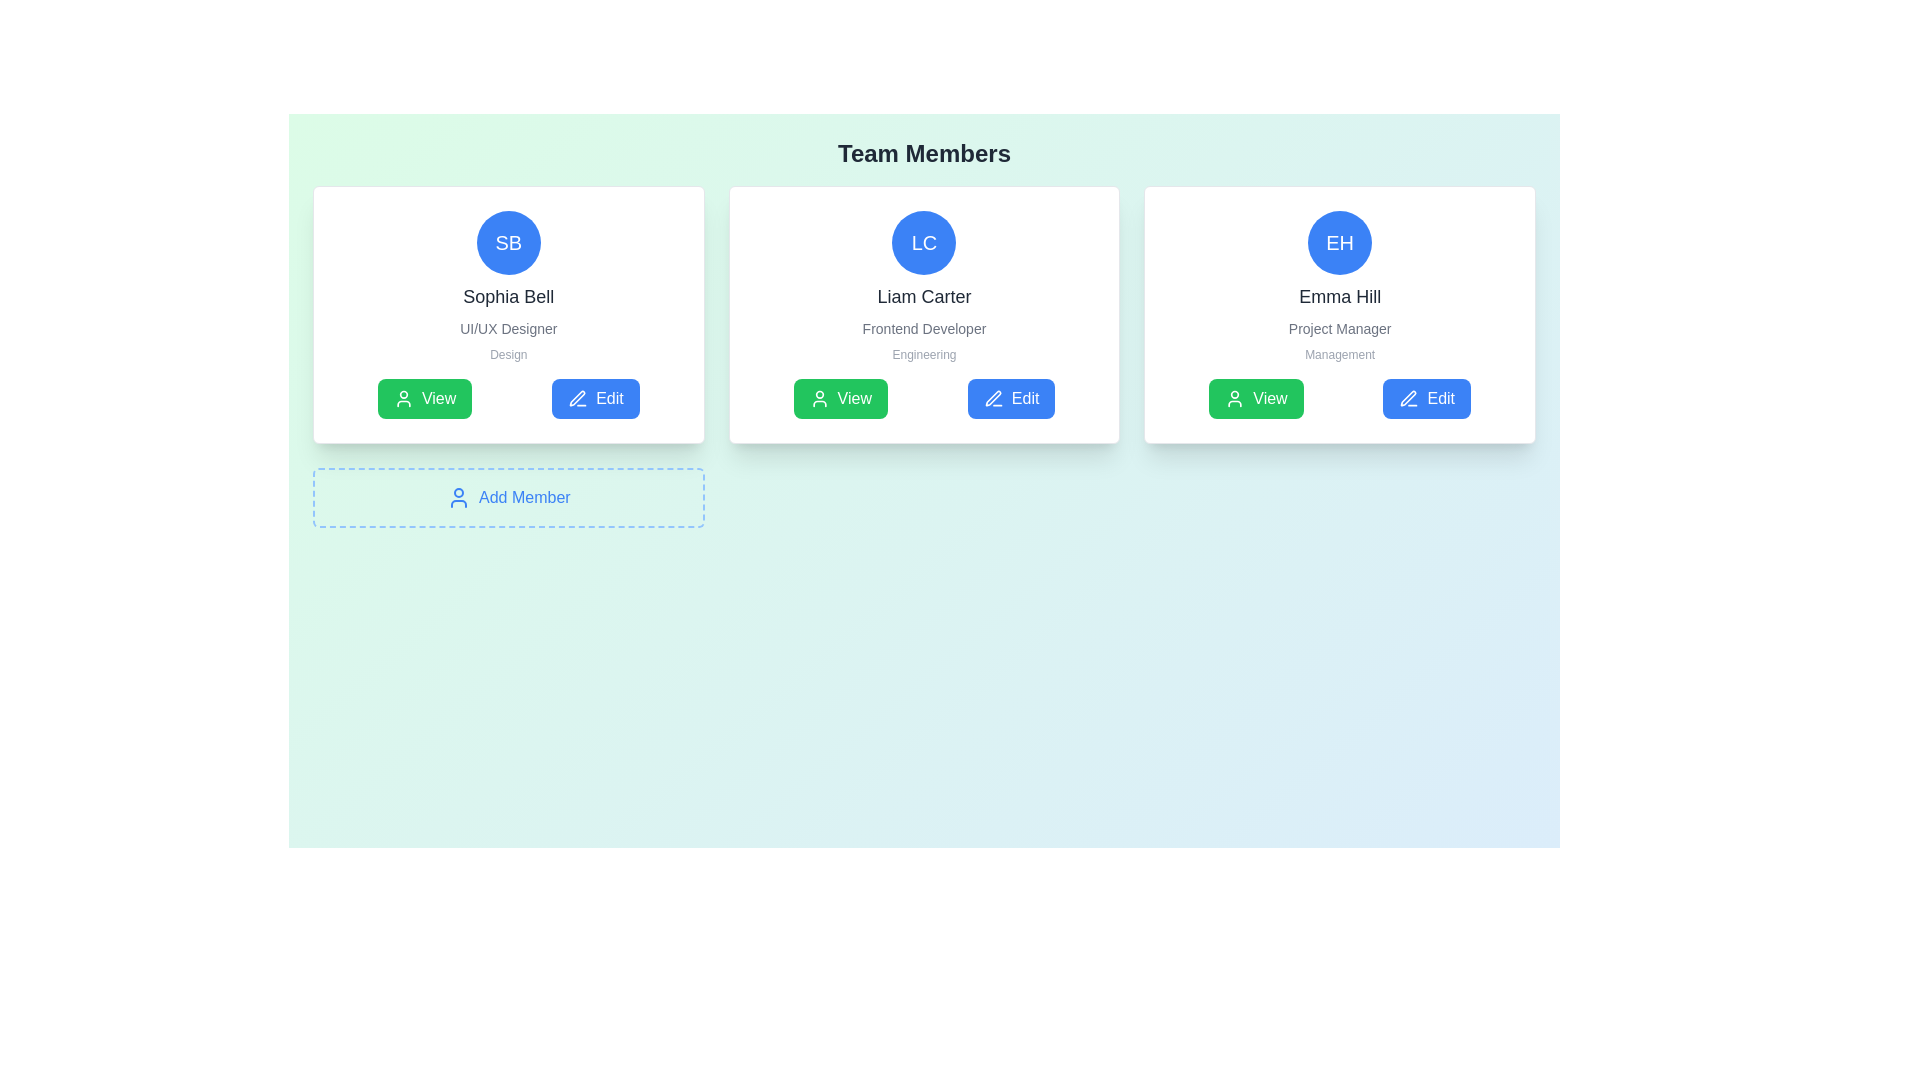 Image resolution: width=1920 pixels, height=1080 pixels. What do you see at coordinates (508, 353) in the screenshot?
I see `the text 'Design' styled in small-sized gray text, located within Sophia Bell's profile card, underneath 'UI/UX Designer'` at bounding box center [508, 353].